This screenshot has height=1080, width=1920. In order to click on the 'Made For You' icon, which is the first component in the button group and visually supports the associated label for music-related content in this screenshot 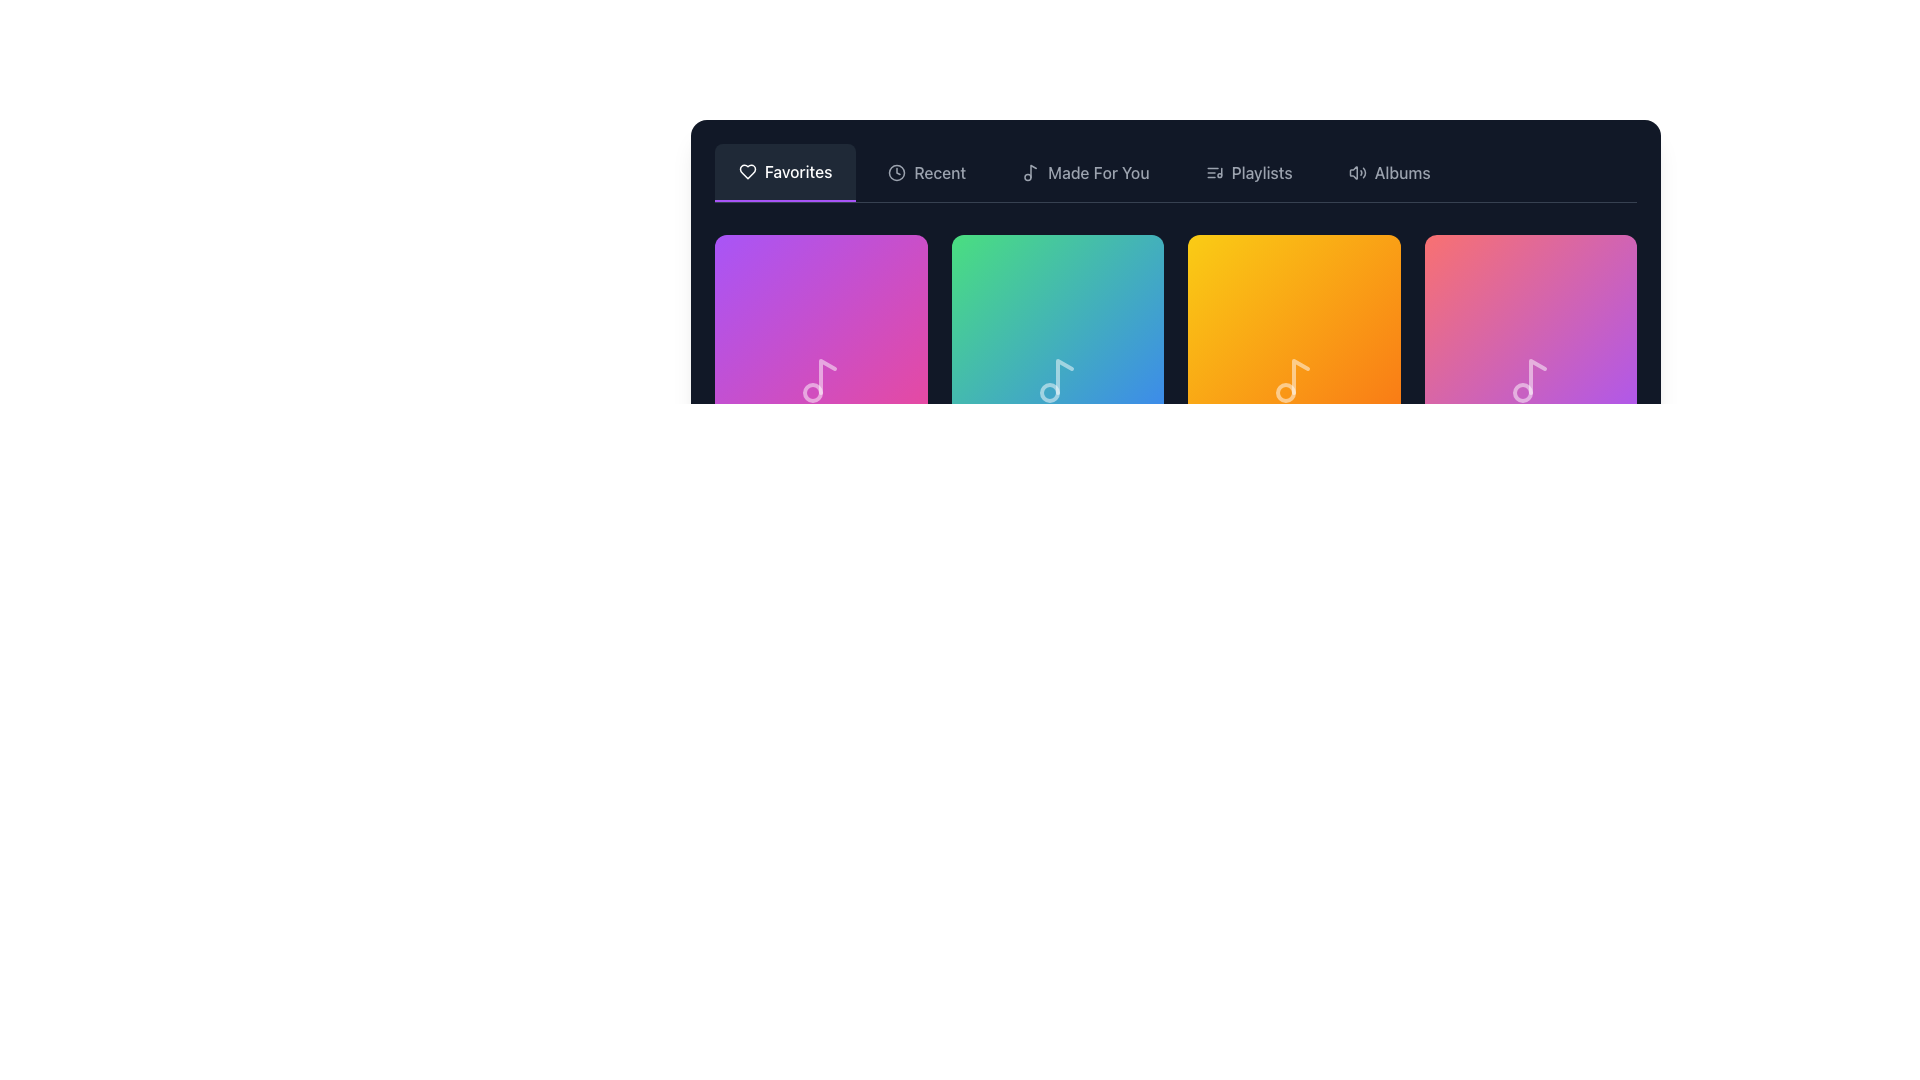, I will do `click(1031, 172)`.